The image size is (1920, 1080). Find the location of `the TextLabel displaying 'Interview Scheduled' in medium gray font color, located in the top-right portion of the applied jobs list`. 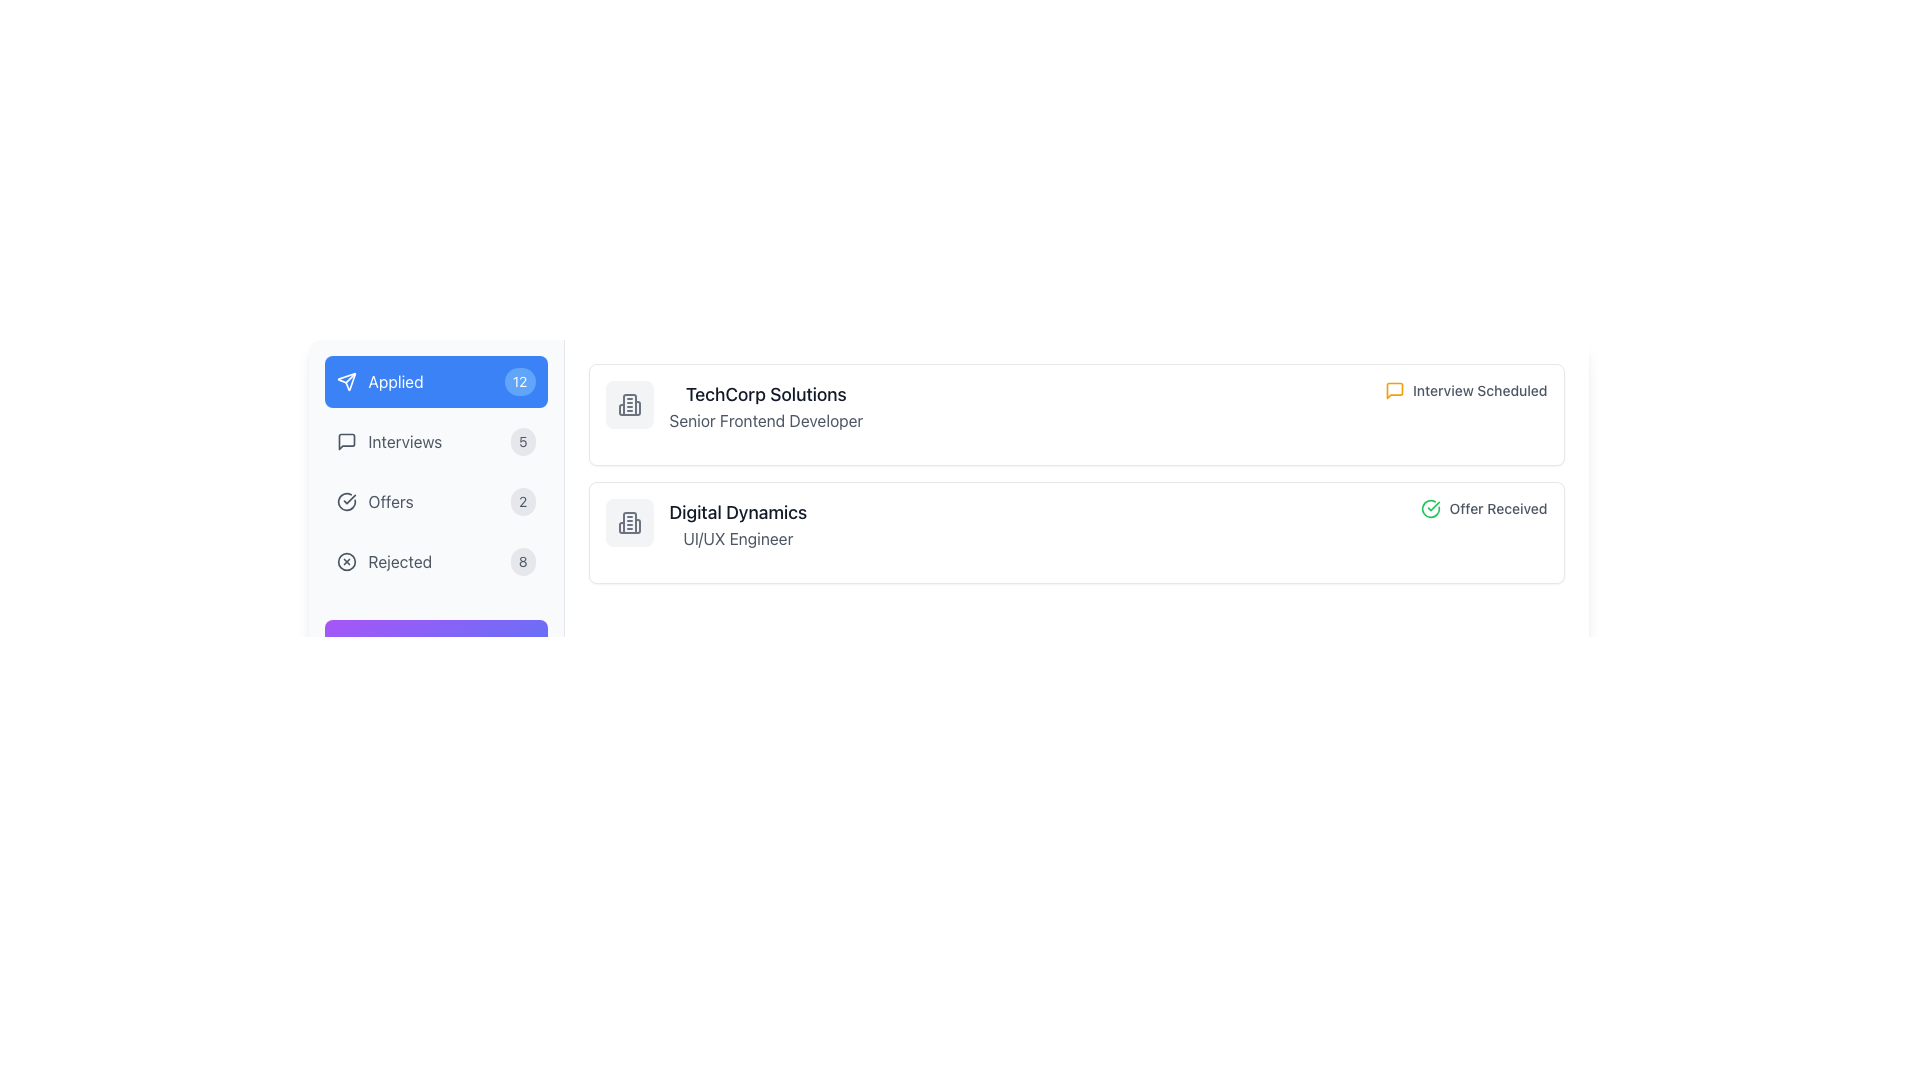

the TextLabel displaying 'Interview Scheduled' in medium gray font color, located in the top-right portion of the applied jobs list is located at coordinates (1480, 390).